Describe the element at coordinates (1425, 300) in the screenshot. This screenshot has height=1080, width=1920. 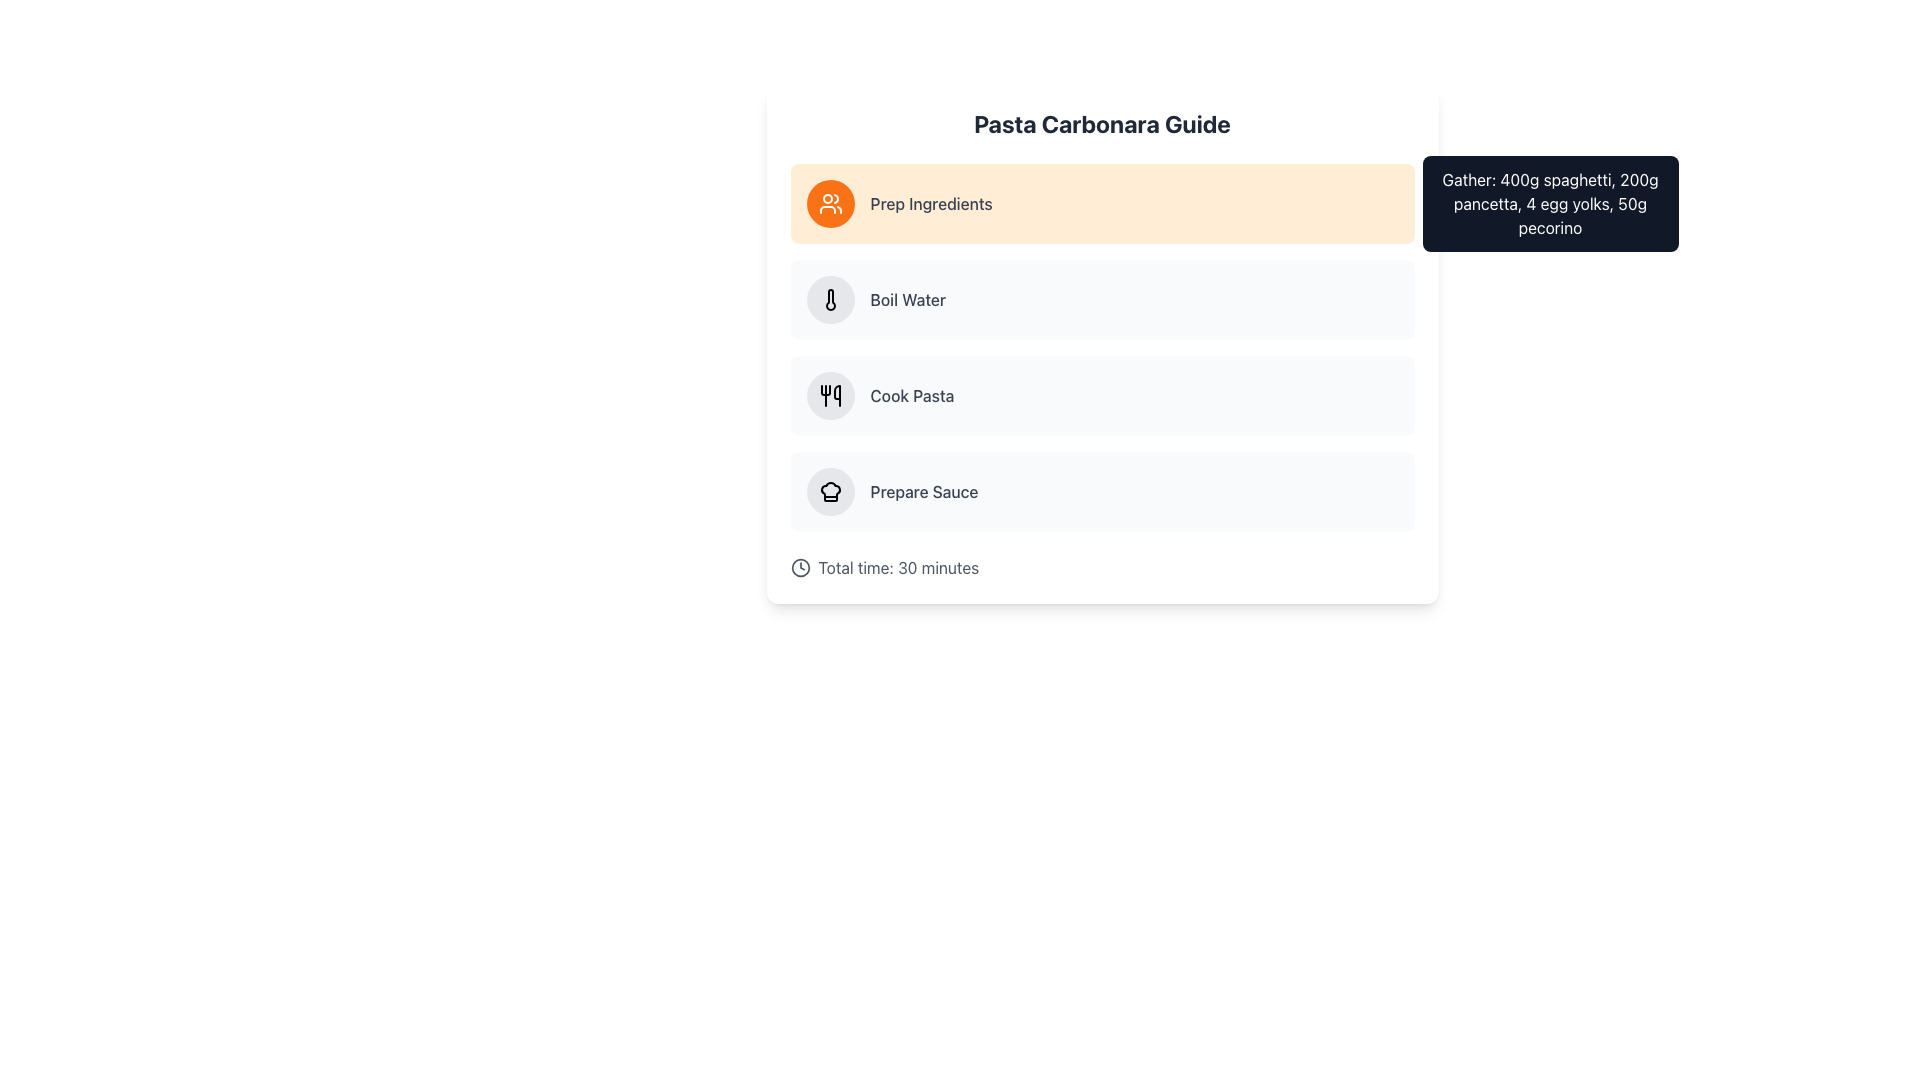
I see `the position of the Pointer arrow icon, which is a small triangular arrow styled as a speech bubble pointer, located towards the left edge of the tooltip box for 'Prep Ingredients'` at that location.